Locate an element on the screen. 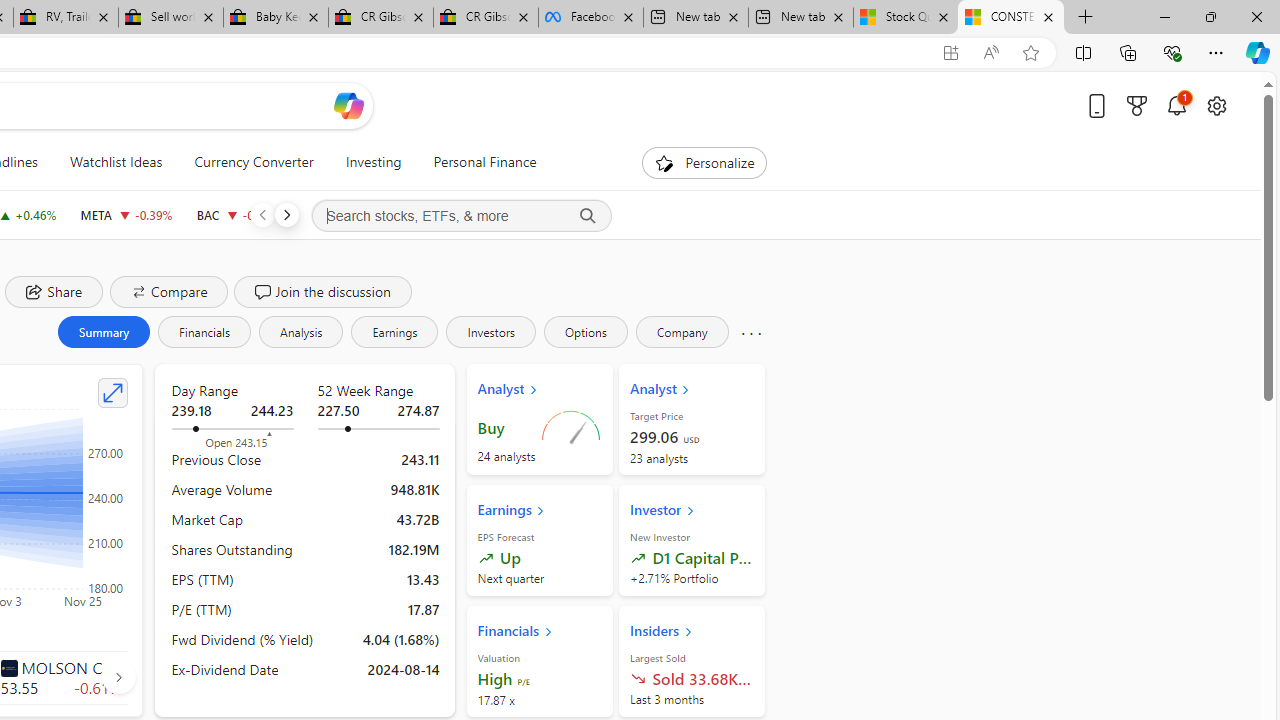 The width and height of the screenshot is (1280, 720). 'Watchlist Ideas' is located at coordinates (114, 162).